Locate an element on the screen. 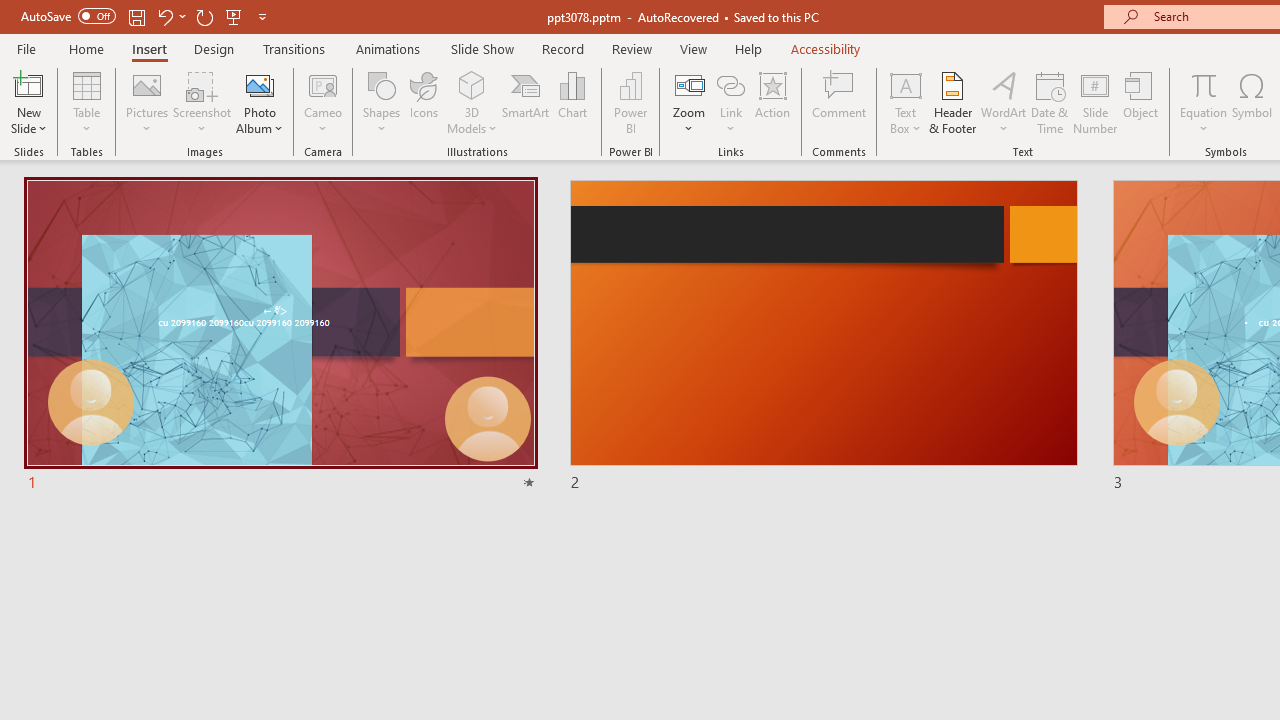 This screenshot has width=1280, height=720. 'Table' is located at coordinates (86, 103).